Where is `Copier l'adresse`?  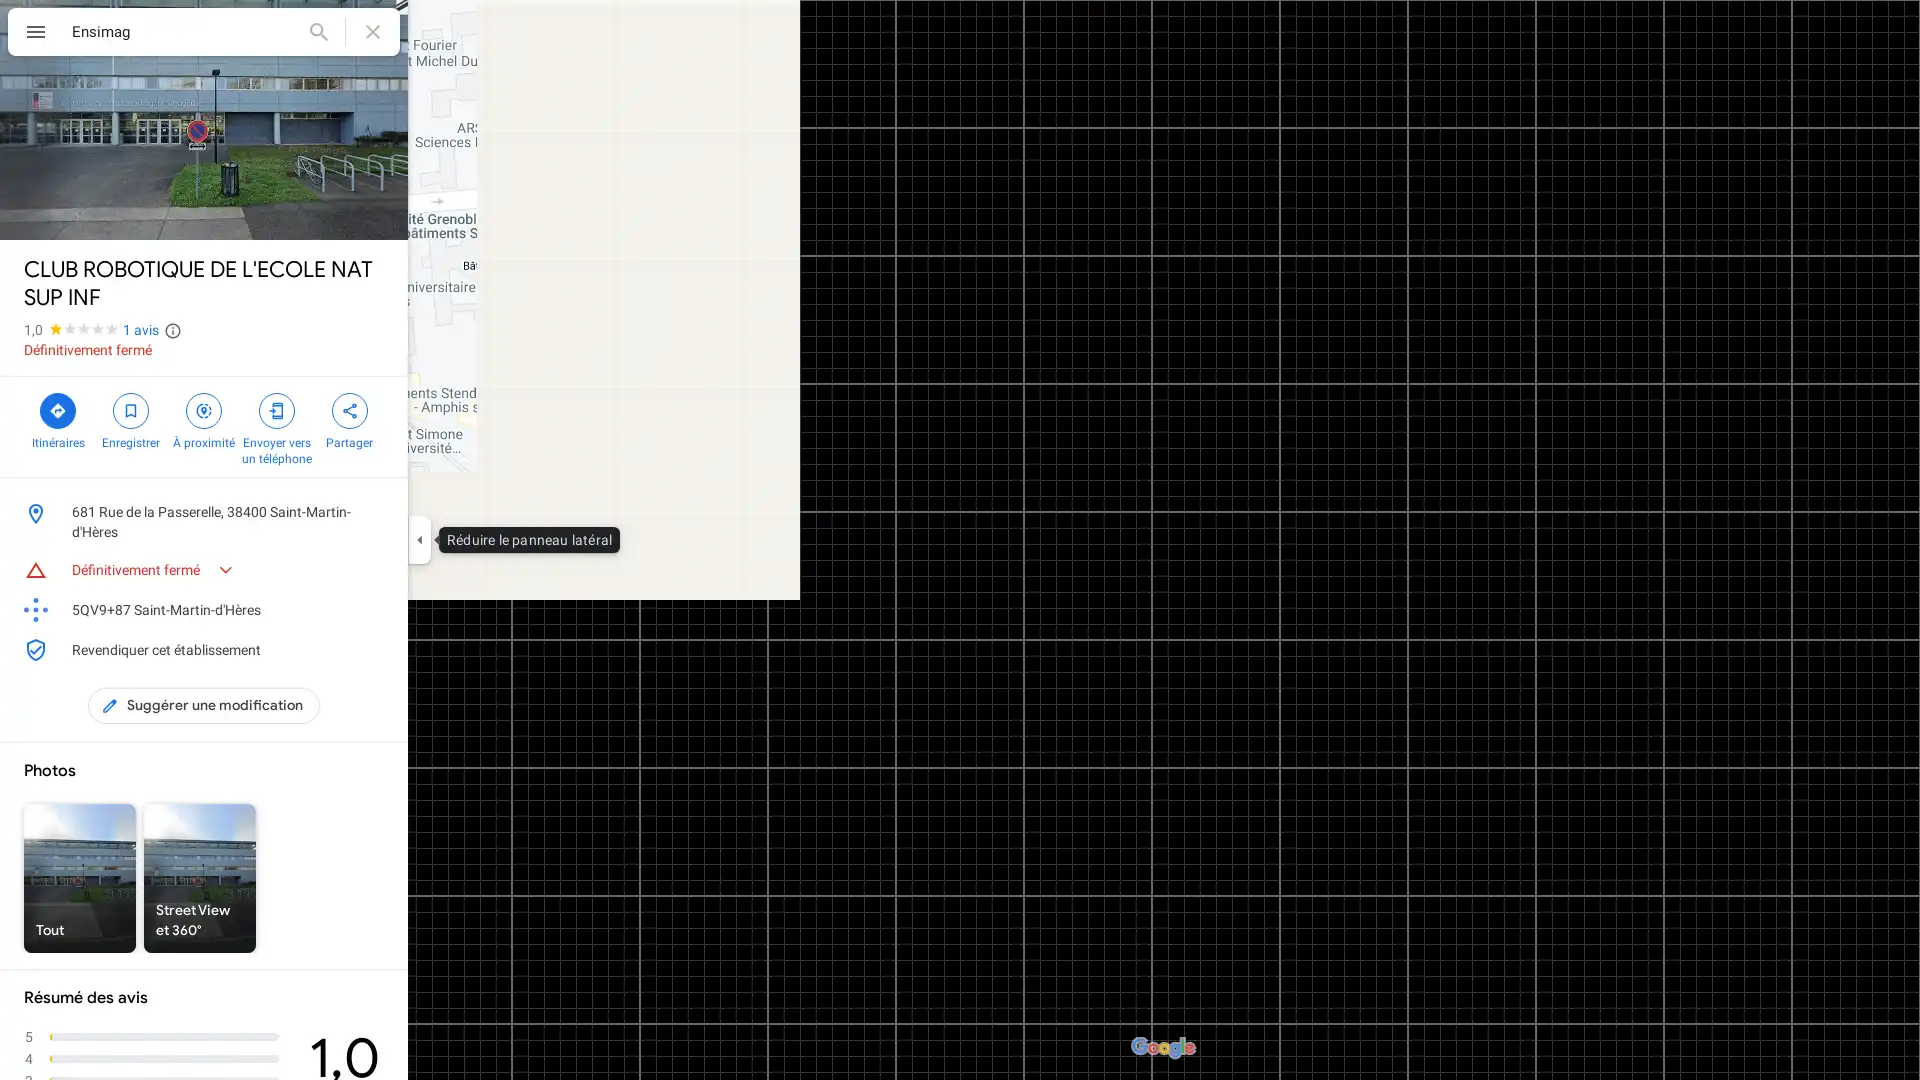
Copier l'adresse is located at coordinates (374, 512).